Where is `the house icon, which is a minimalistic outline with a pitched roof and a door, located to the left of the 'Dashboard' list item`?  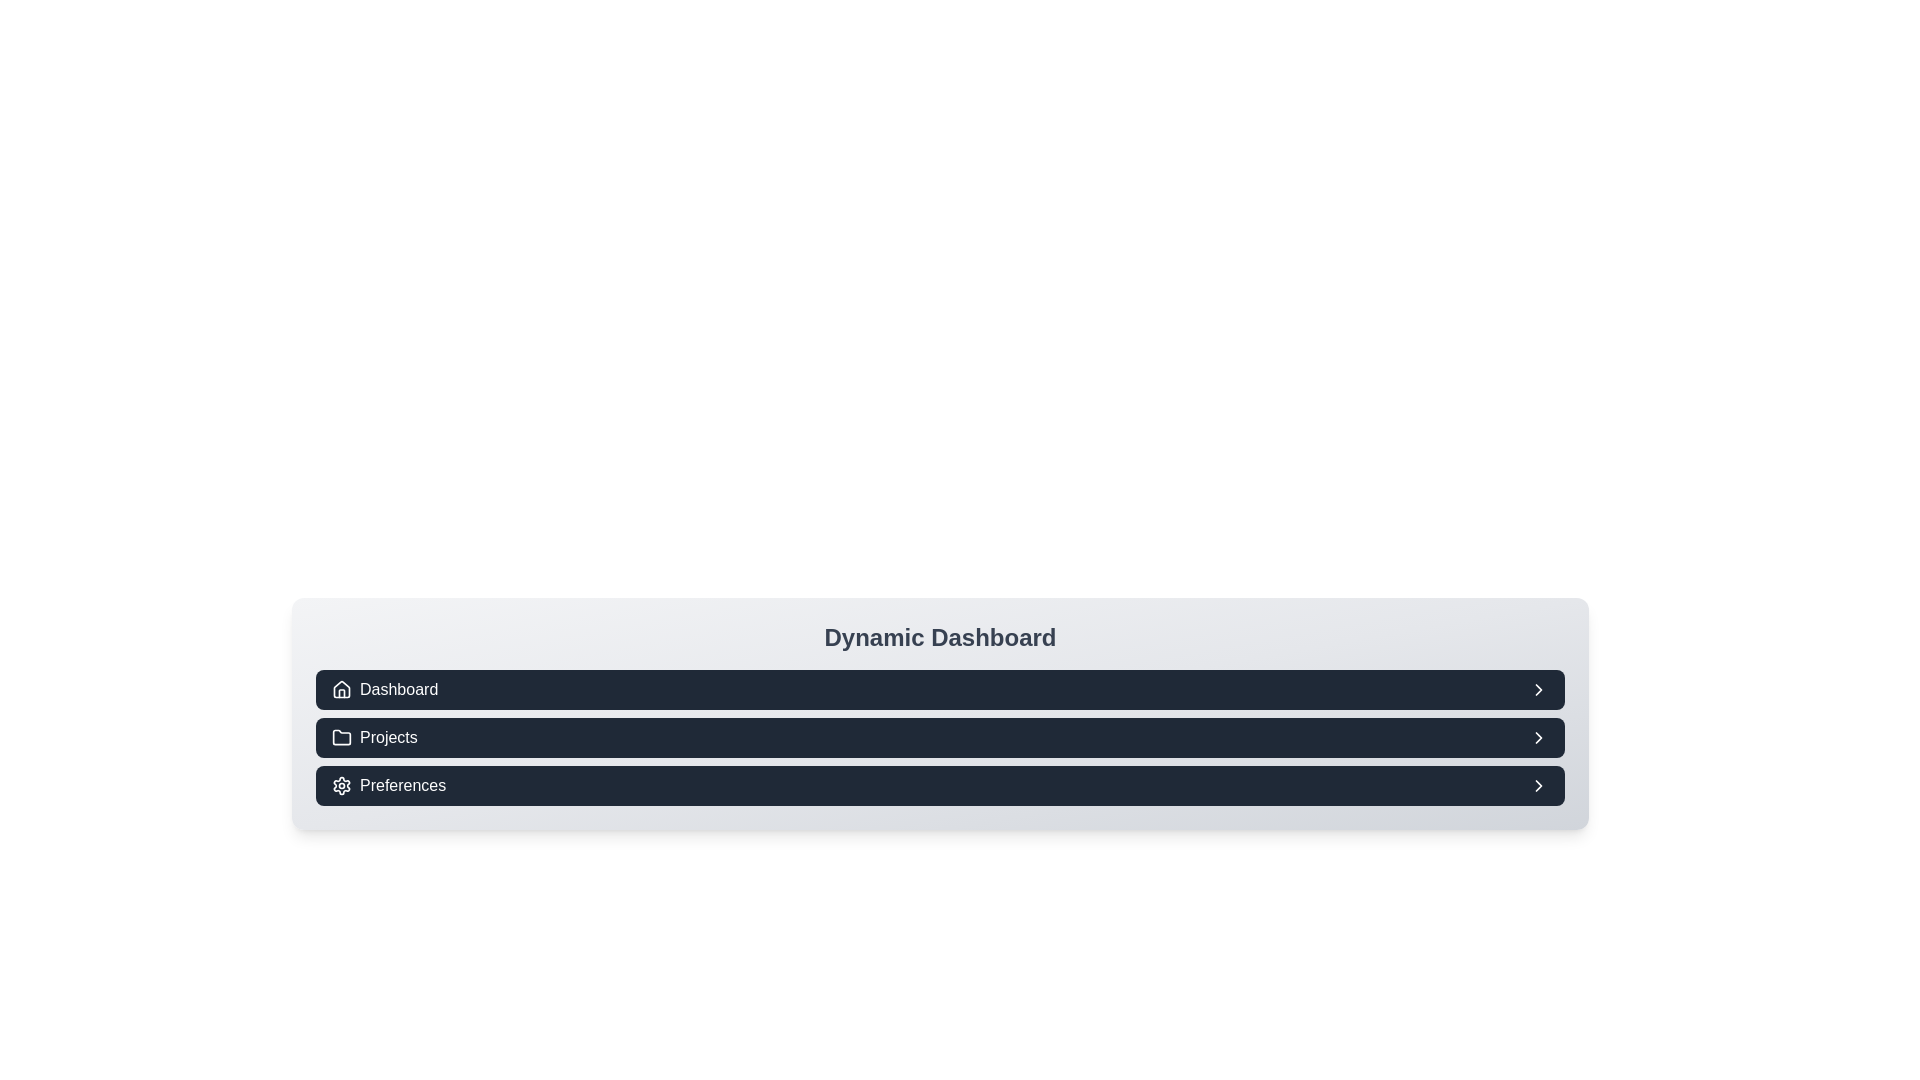
the house icon, which is a minimalistic outline with a pitched roof and a door, located to the left of the 'Dashboard' list item is located at coordinates (341, 689).